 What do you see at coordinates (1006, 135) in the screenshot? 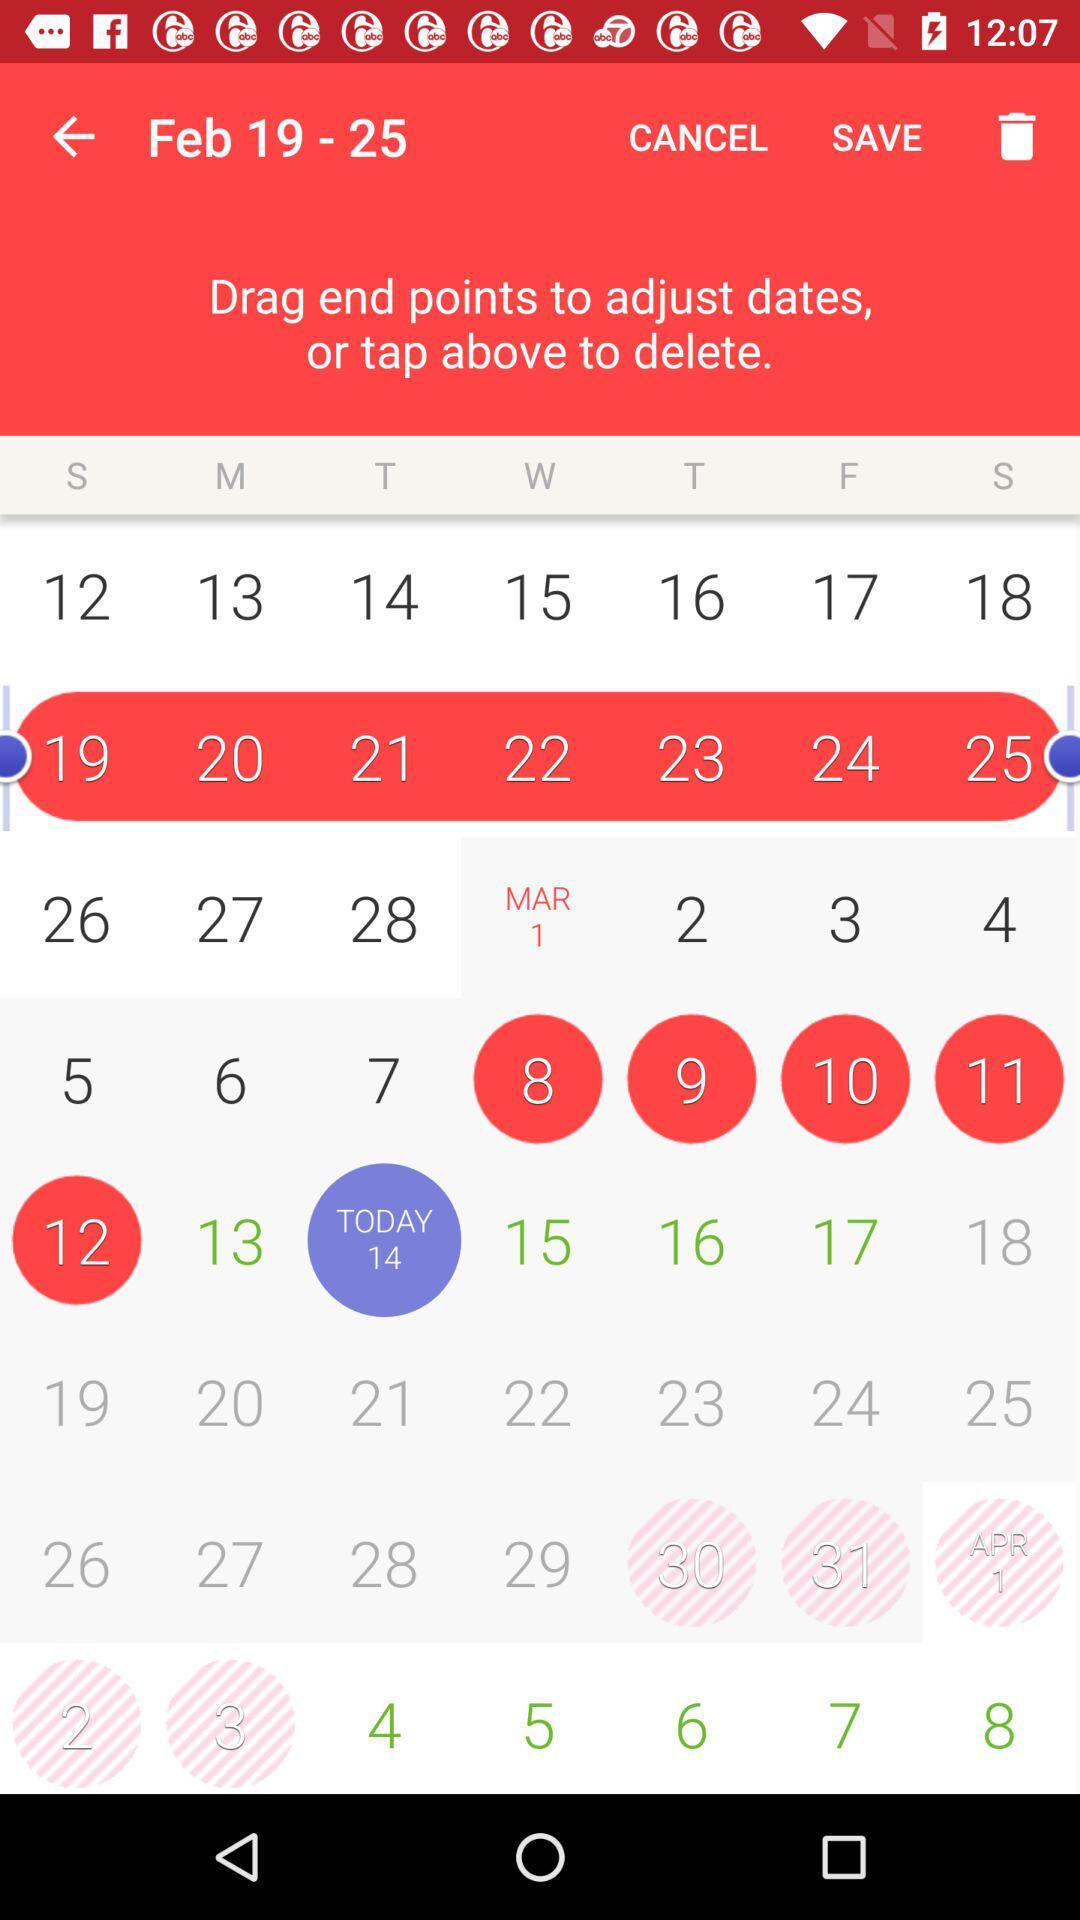
I see `delete` at bounding box center [1006, 135].